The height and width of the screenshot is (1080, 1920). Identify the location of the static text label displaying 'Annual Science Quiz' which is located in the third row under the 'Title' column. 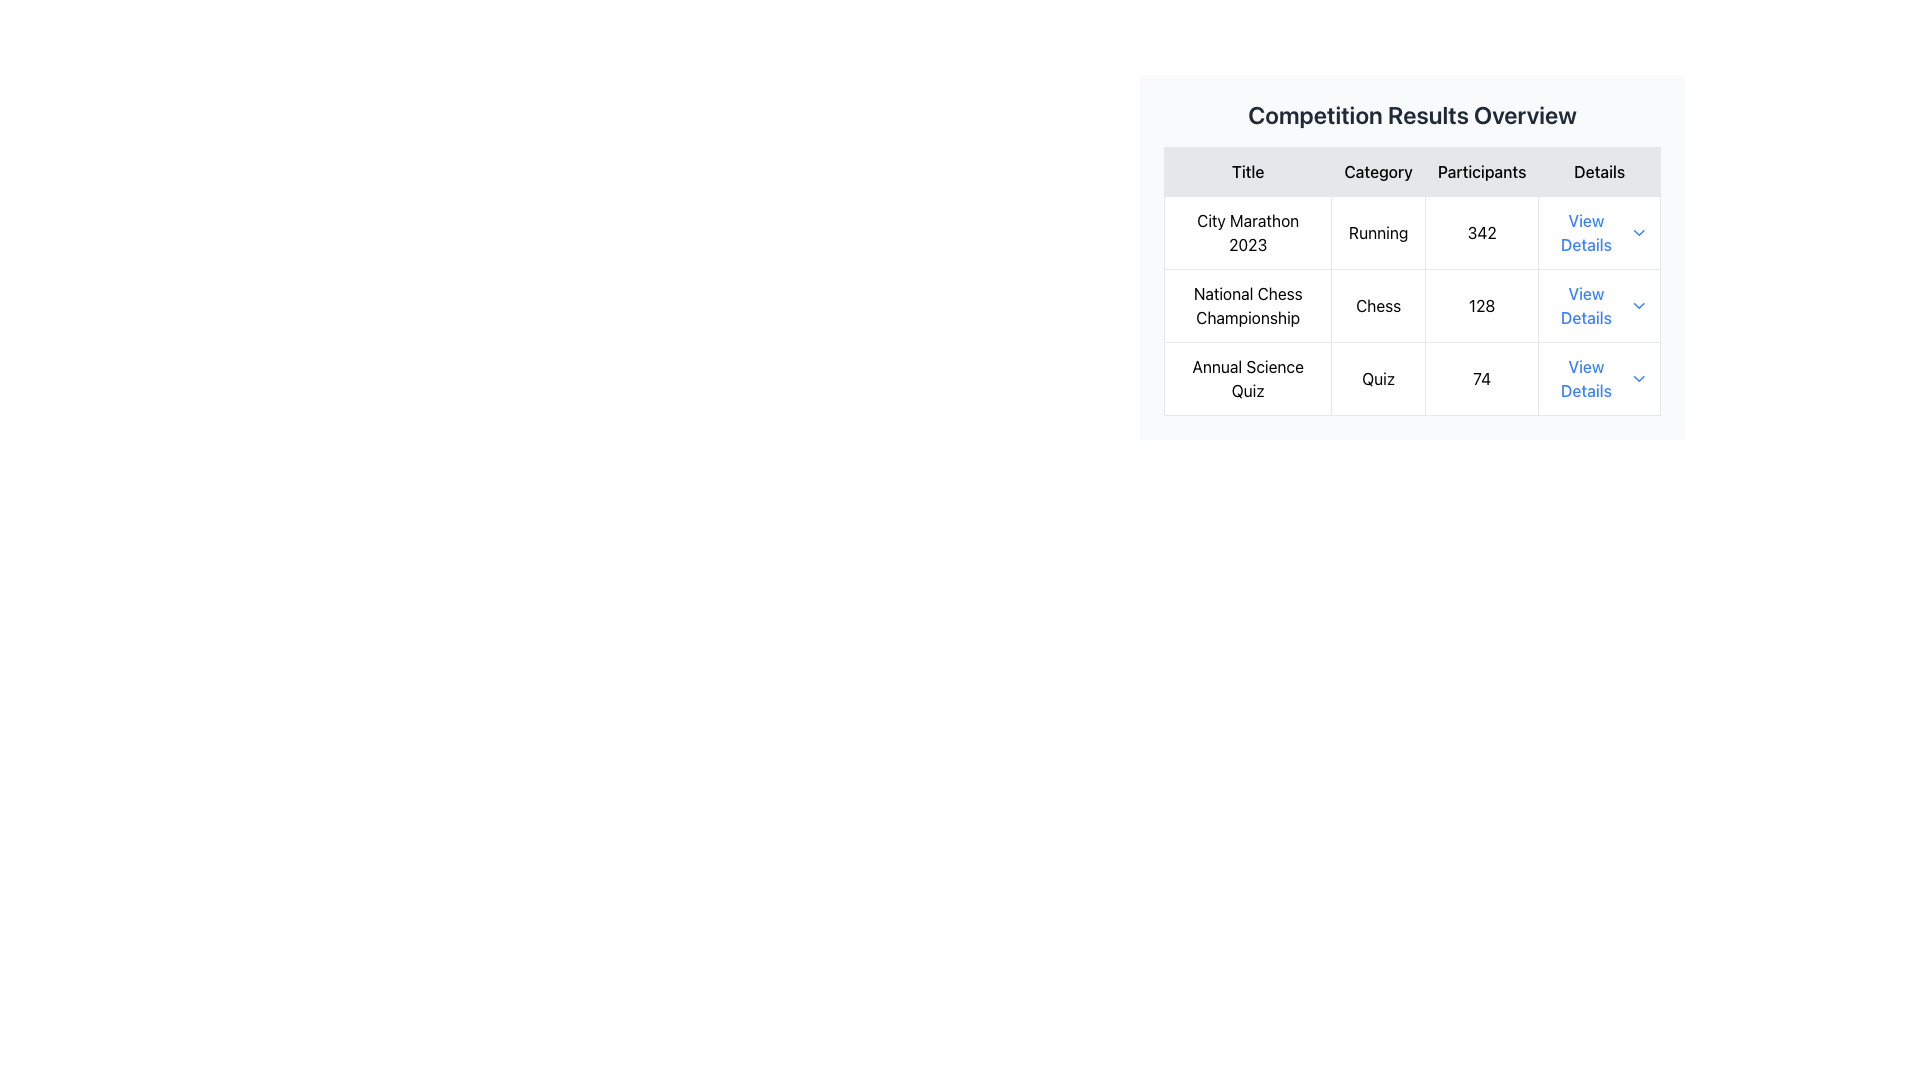
(1247, 378).